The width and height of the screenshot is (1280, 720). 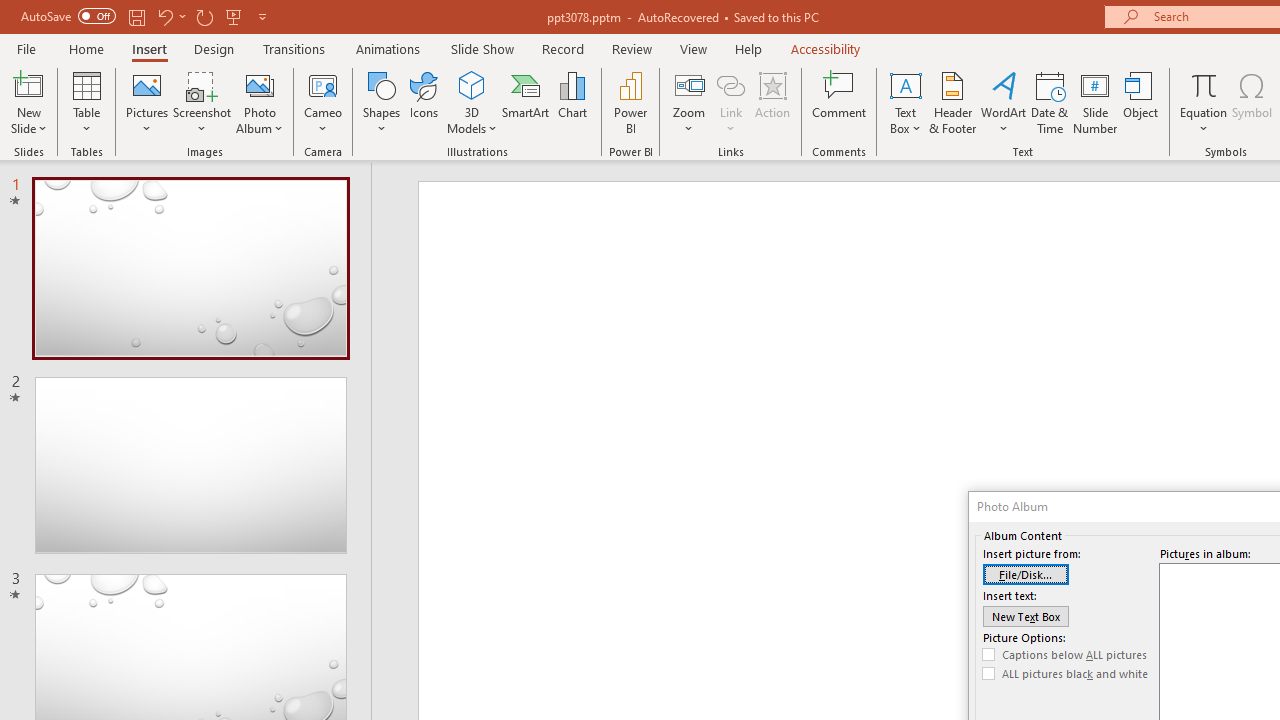 What do you see at coordinates (630, 103) in the screenshot?
I see `'Power BI'` at bounding box center [630, 103].